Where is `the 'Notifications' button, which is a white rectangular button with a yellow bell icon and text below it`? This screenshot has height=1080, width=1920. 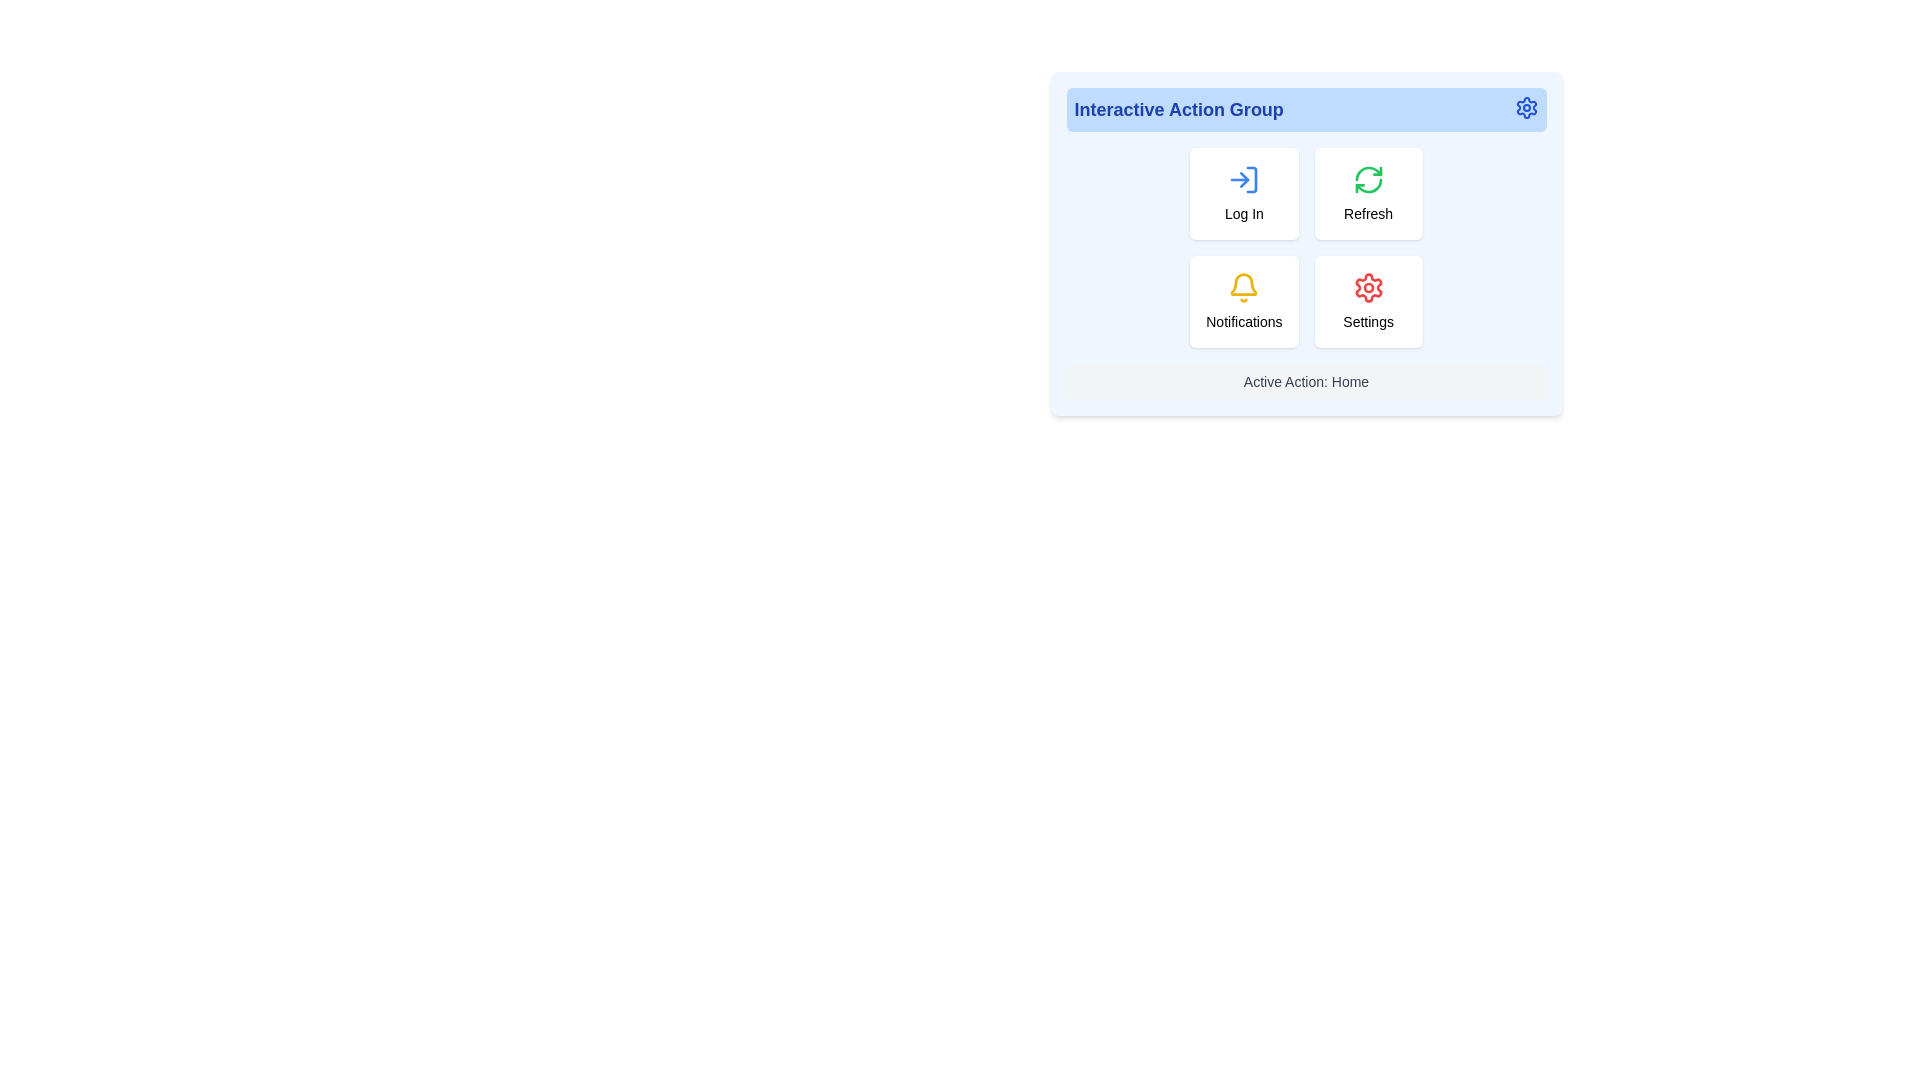 the 'Notifications' button, which is a white rectangular button with a yellow bell icon and text below it is located at coordinates (1243, 301).